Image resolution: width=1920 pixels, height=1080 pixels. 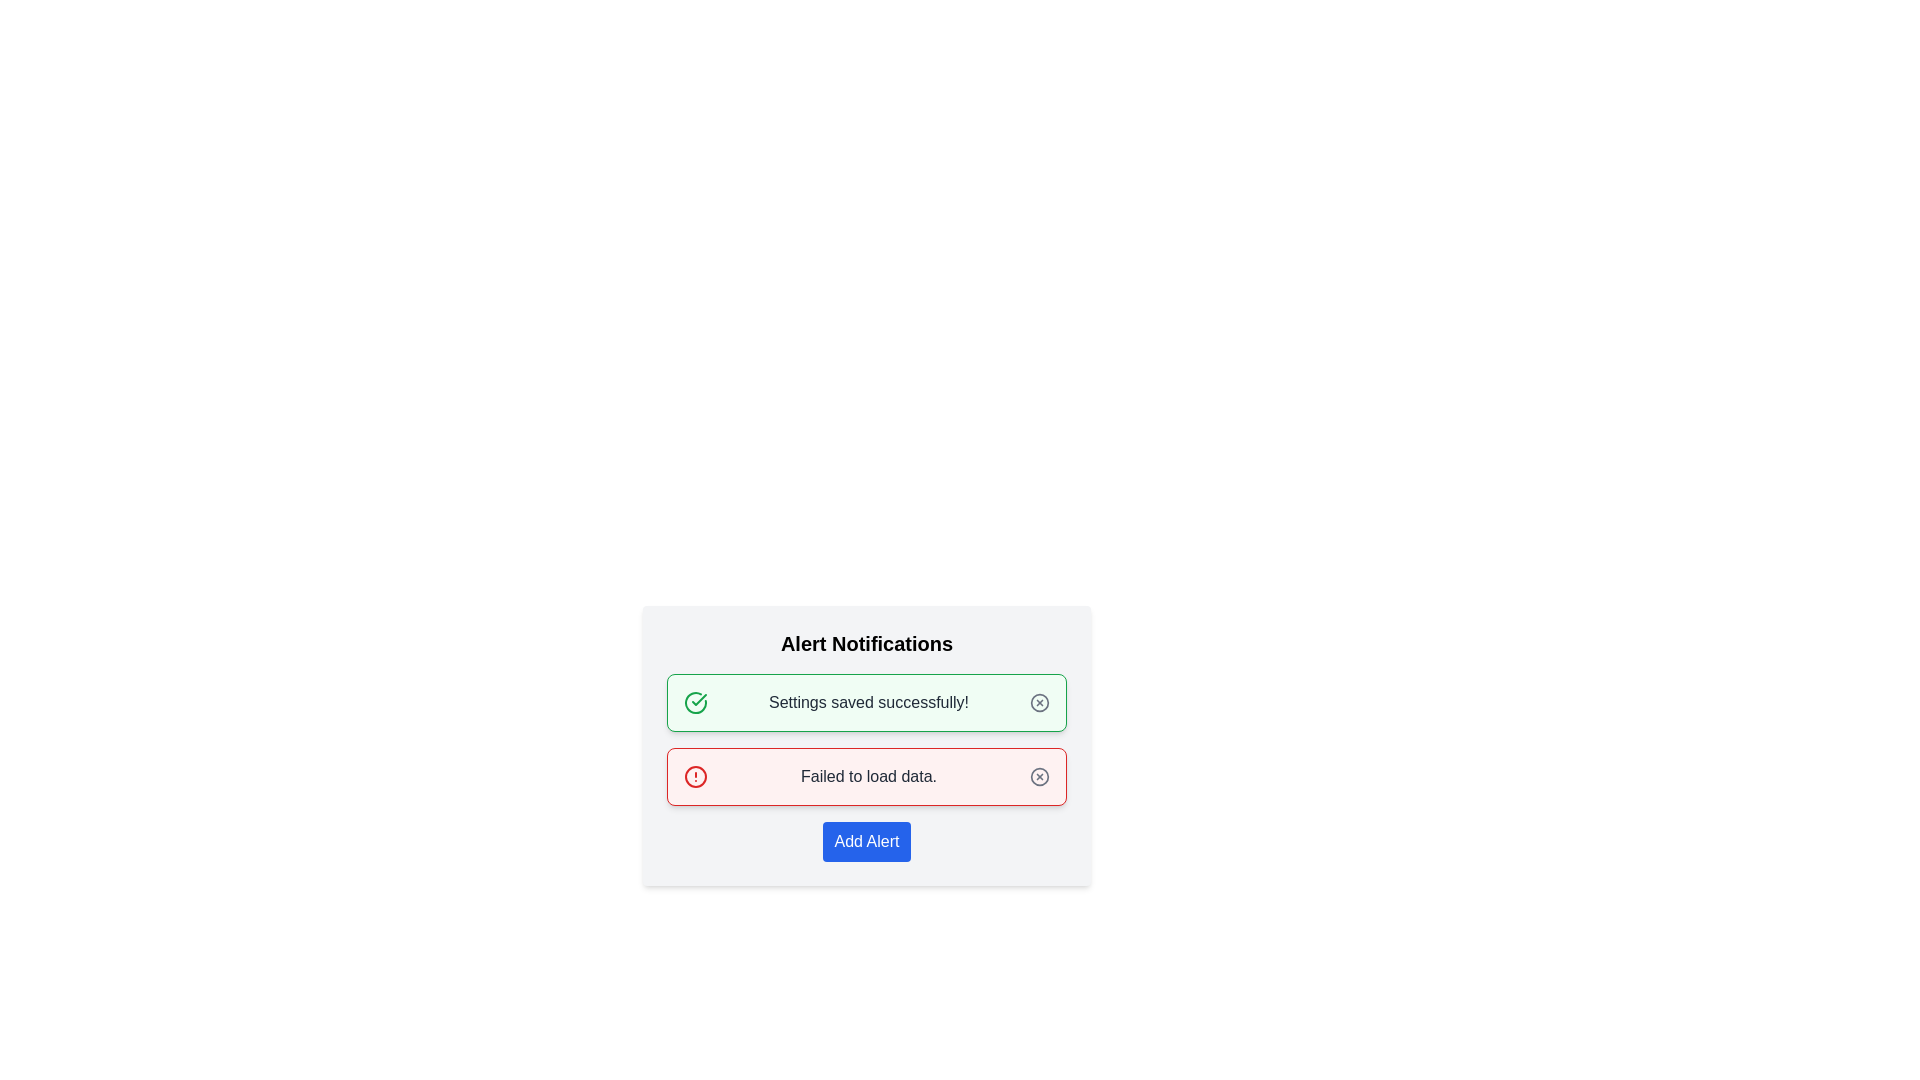 I want to click on the dismiss button located in the alert box displaying 'Settings saved successfully!' to change its color to red, so click(x=1040, y=701).